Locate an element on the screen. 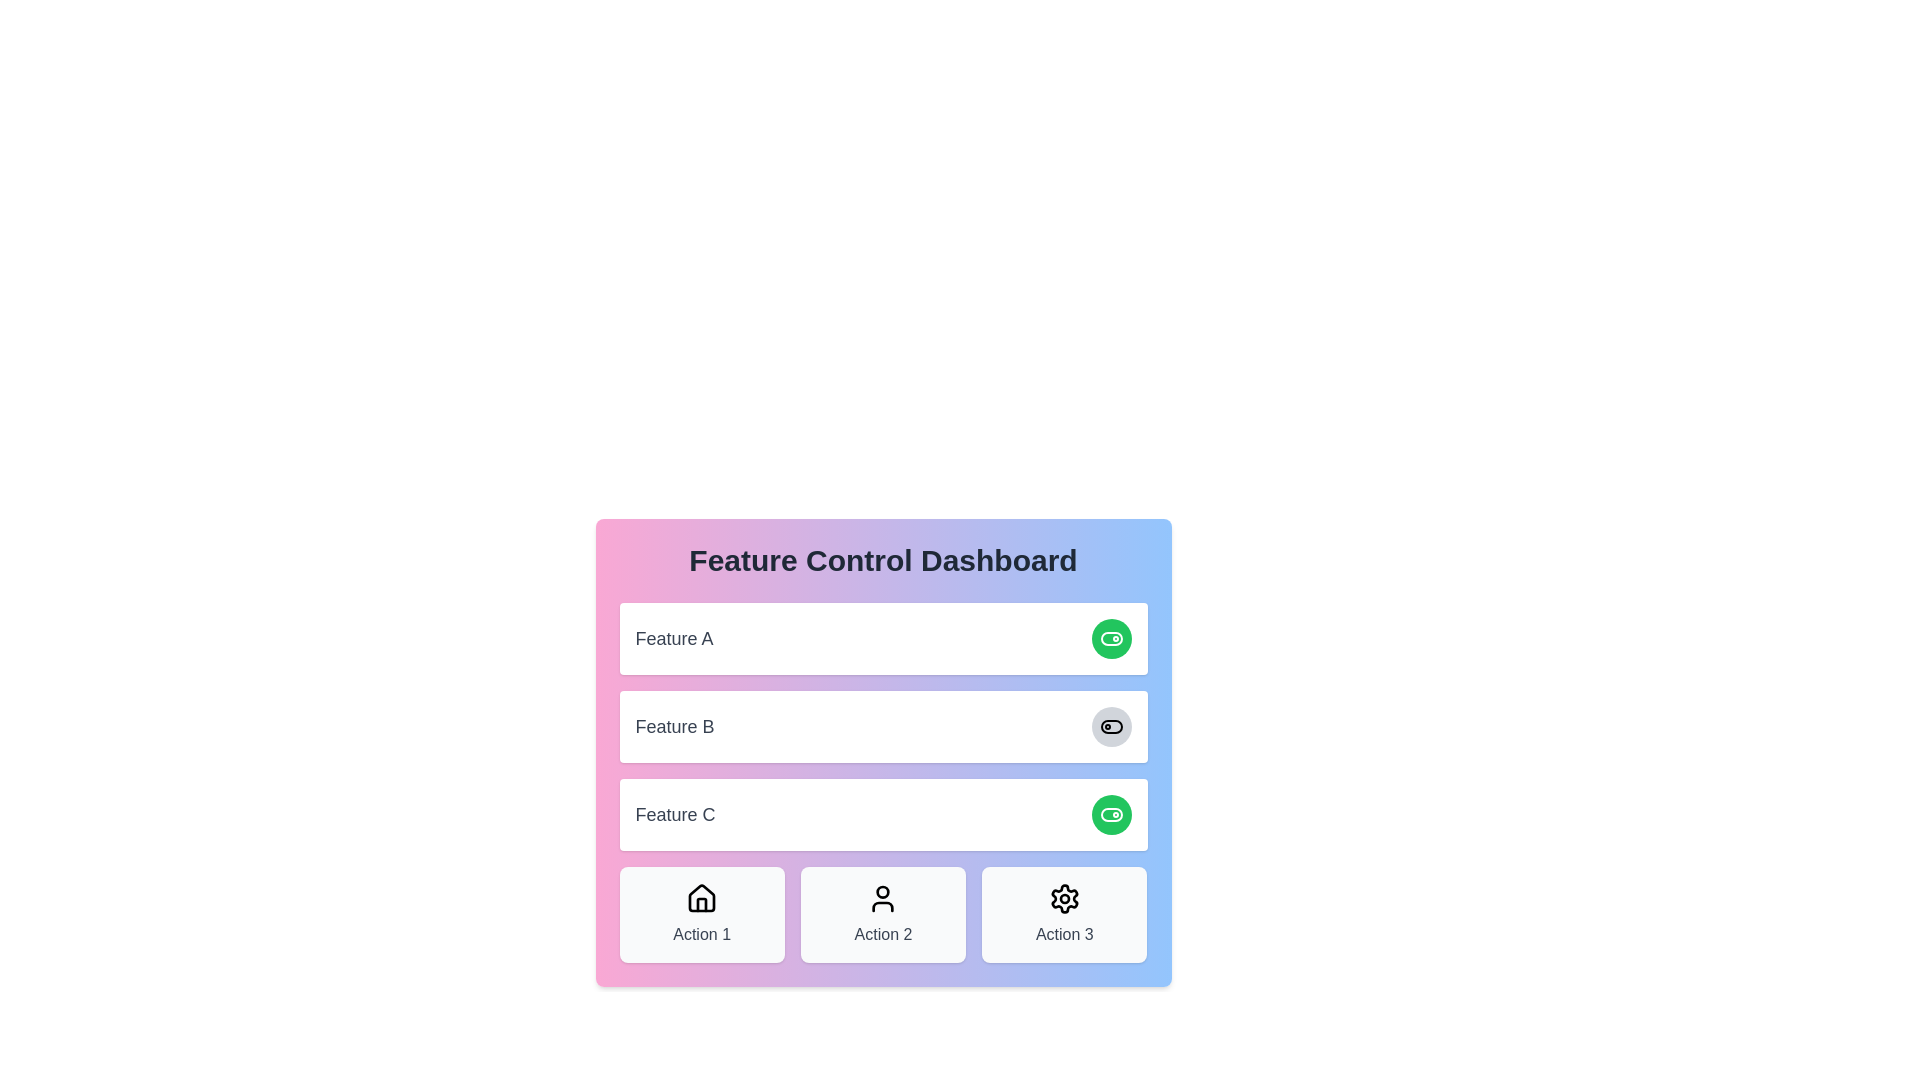 This screenshot has height=1080, width=1920. the central card labeled 'Action 2' in the grid layout of the 'Feature Control Dashboard' is located at coordinates (882, 914).